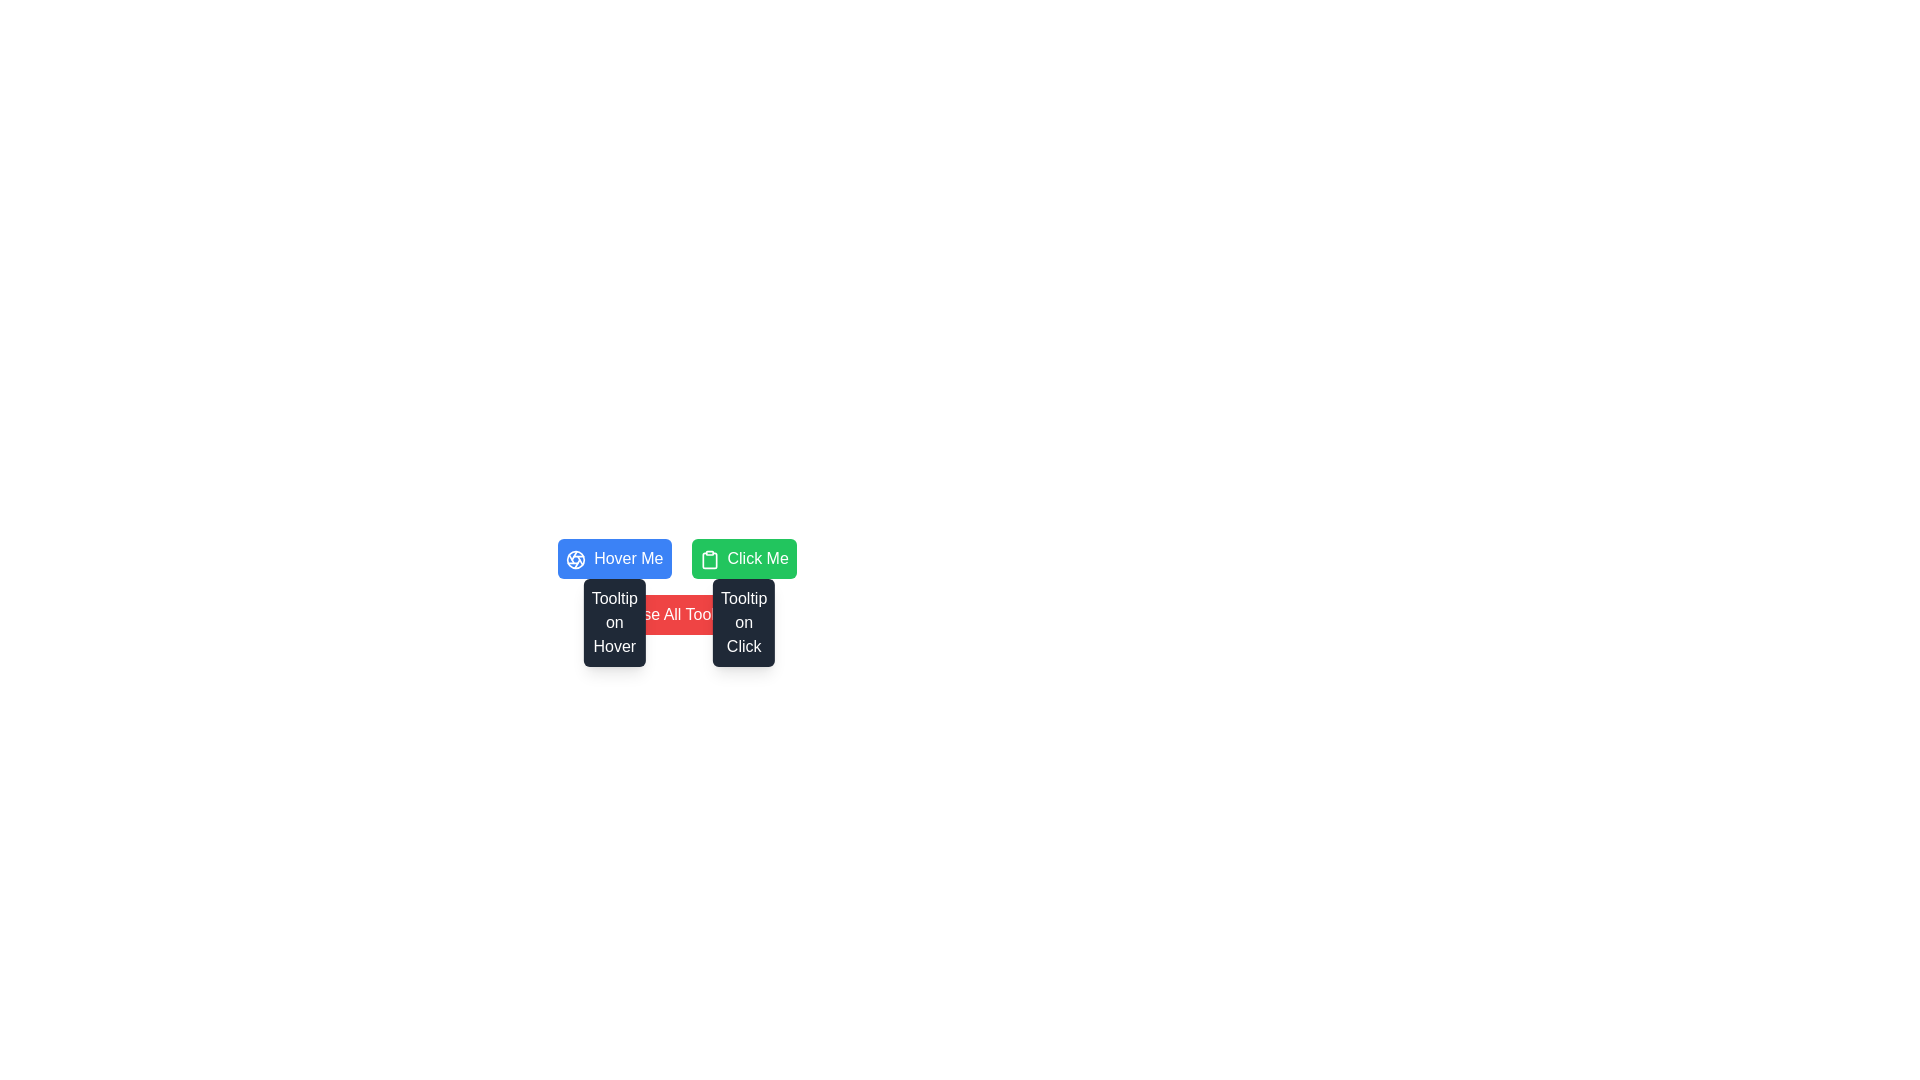  I want to click on the interactive button labeled 'Hover Me' with a blue background and white text to trigger the tooltip that provides supplemental information, so click(613, 622).